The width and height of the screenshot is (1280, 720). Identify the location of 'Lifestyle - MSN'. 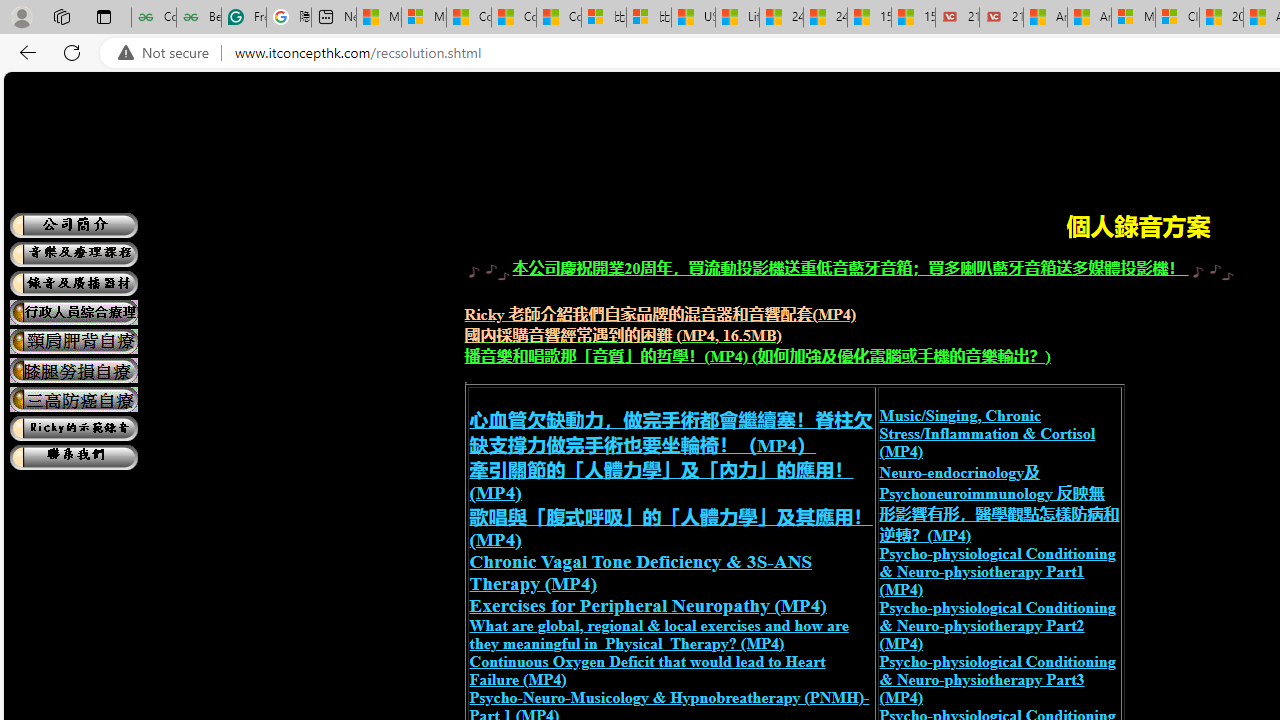
(736, 17).